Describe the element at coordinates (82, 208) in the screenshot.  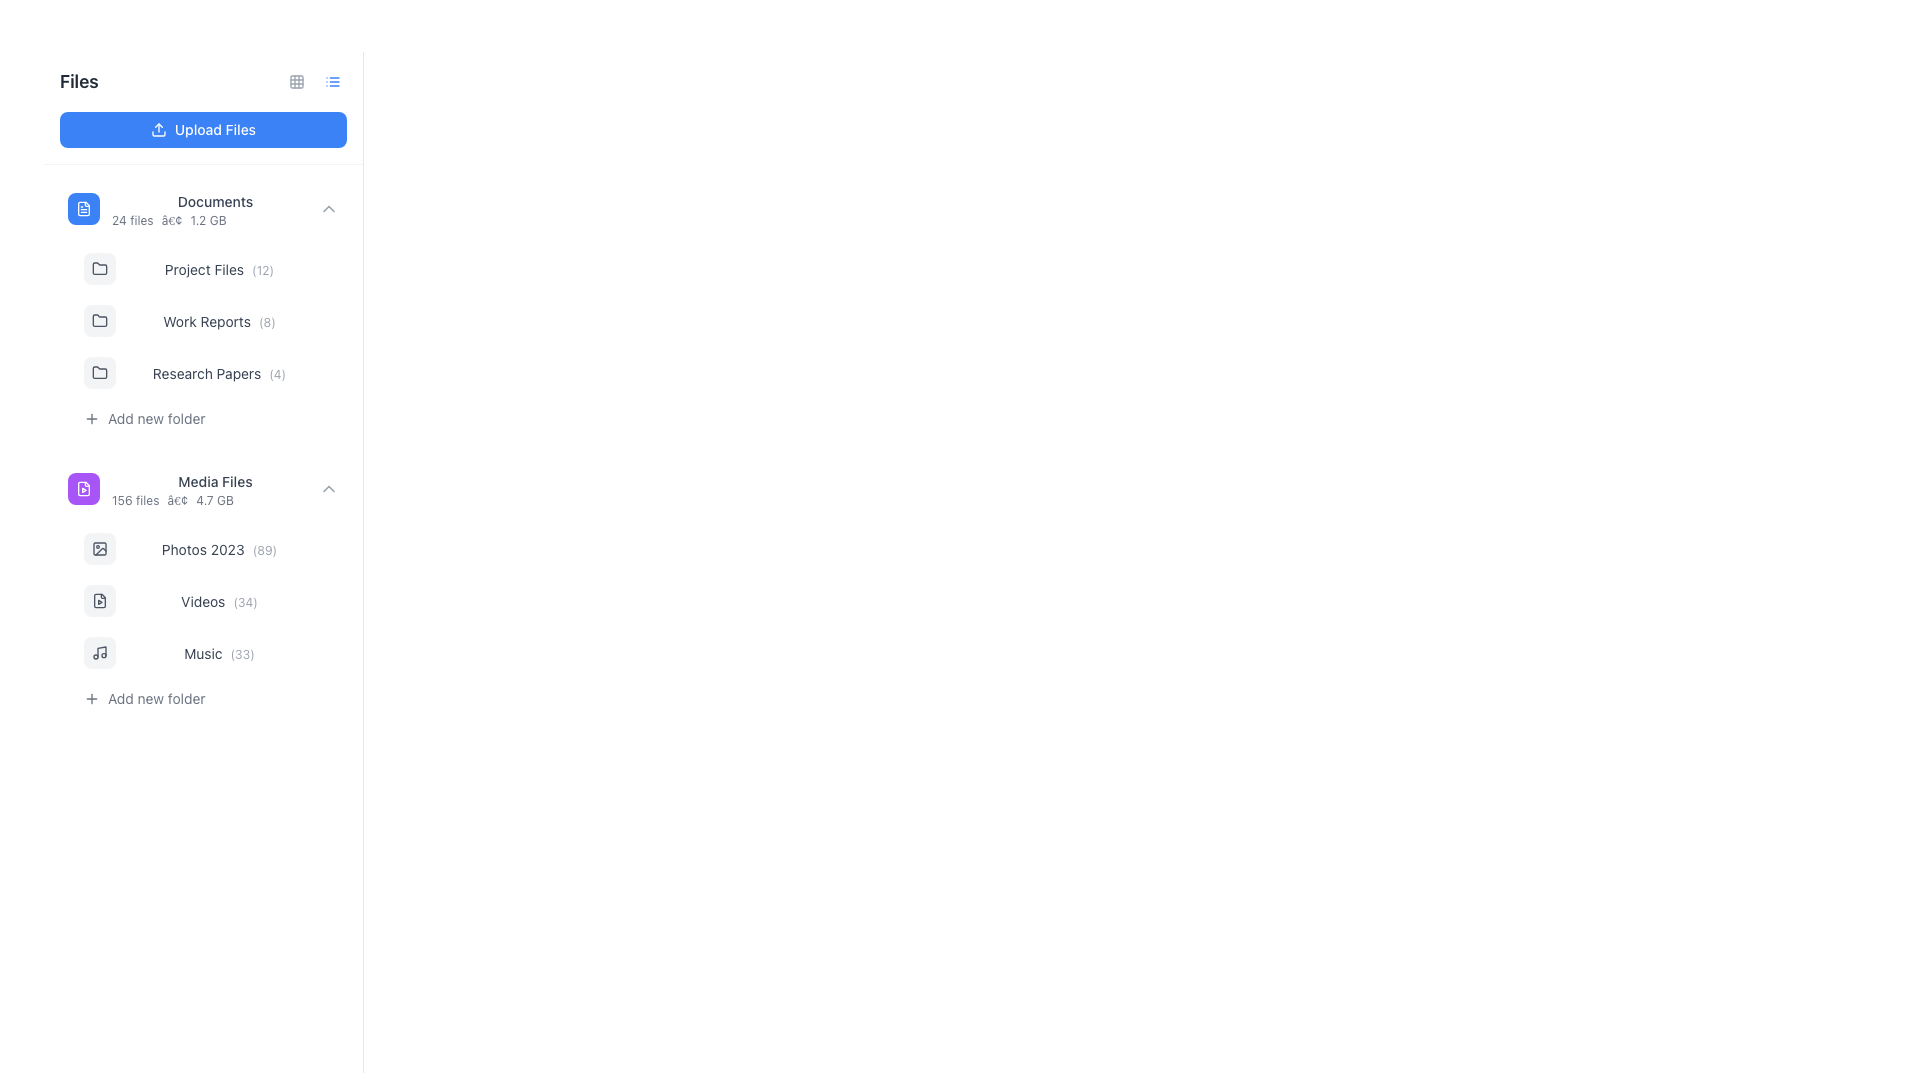
I see `the white document icon with a file-text style located in the sidebar menu under the 'Files' section, next to the 'Documents' label, which is centered within a circular blue background` at that location.